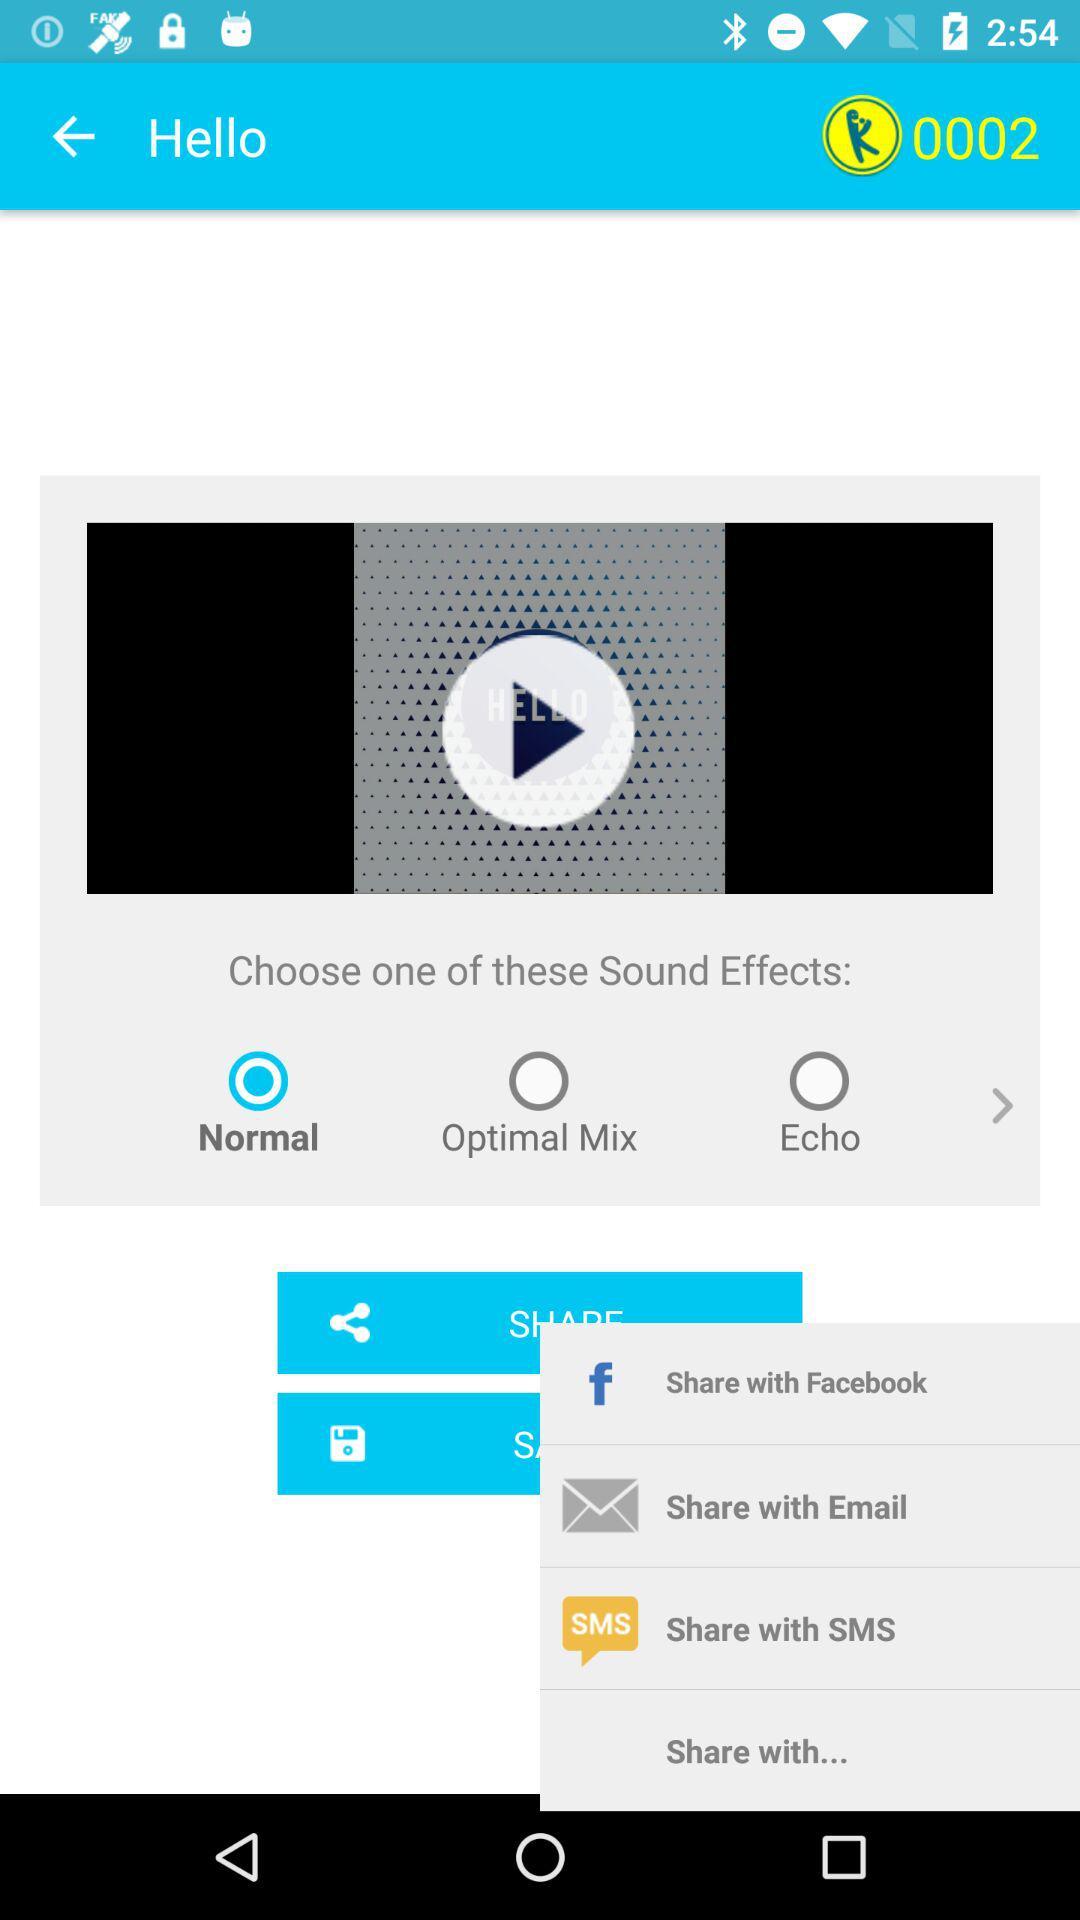 Image resolution: width=1080 pixels, height=1920 pixels. Describe the element at coordinates (72, 135) in the screenshot. I see `app next to the hello app` at that location.